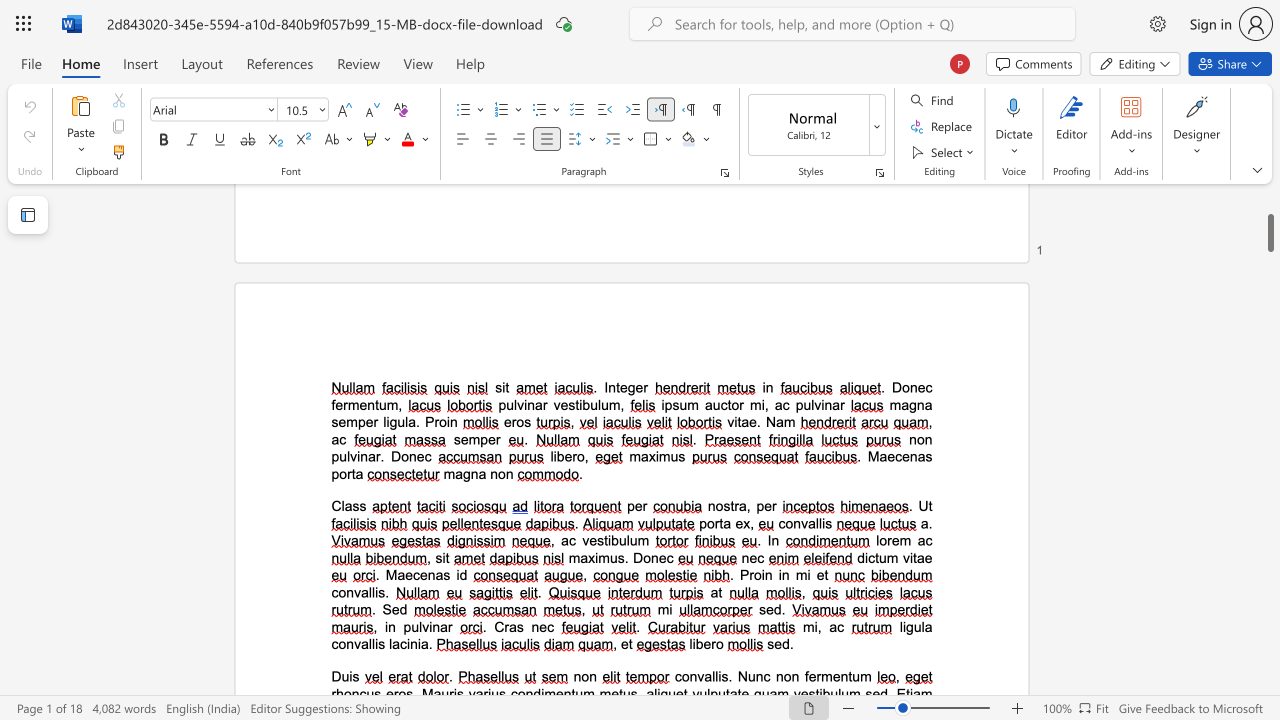 This screenshot has height=720, width=1280. Describe the element at coordinates (391, 575) in the screenshot. I see `the 1th character "M" in the text` at that location.